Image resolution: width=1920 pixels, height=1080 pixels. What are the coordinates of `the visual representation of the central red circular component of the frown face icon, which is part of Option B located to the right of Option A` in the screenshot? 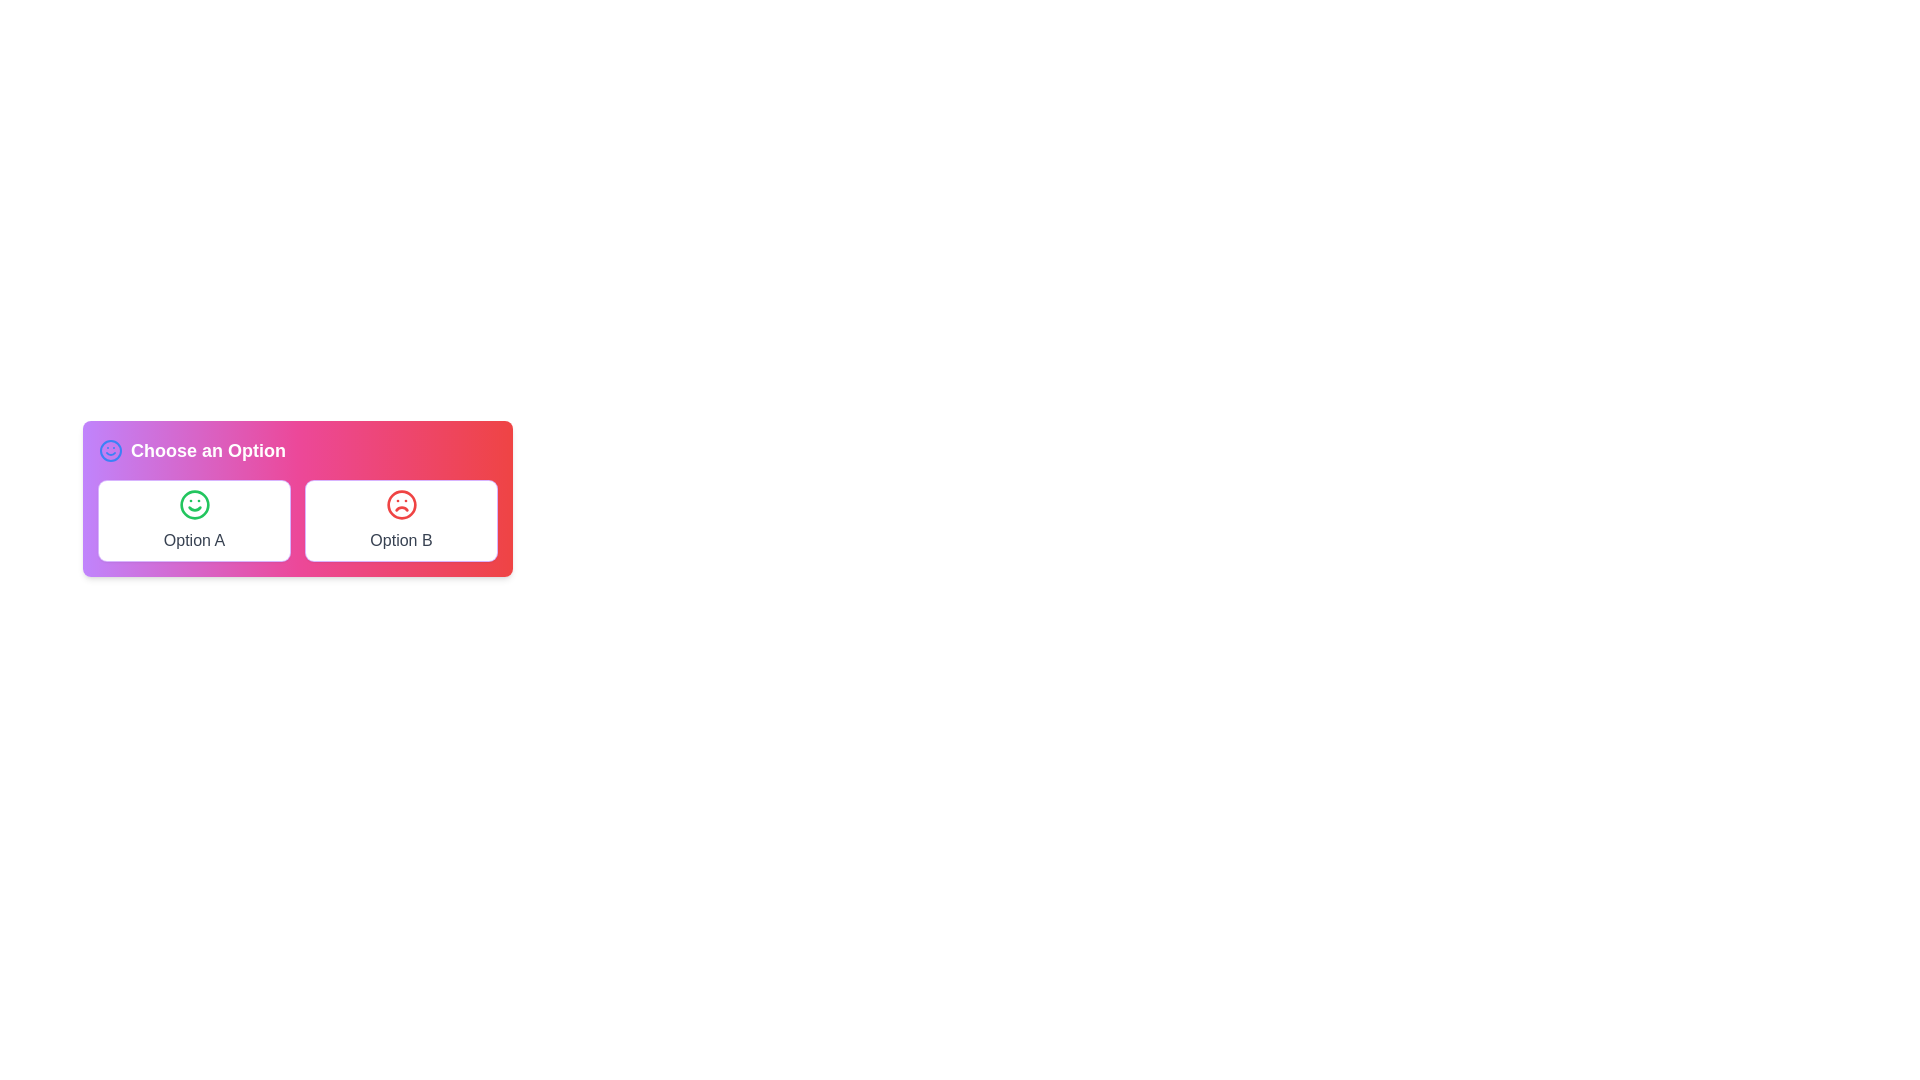 It's located at (400, 504).